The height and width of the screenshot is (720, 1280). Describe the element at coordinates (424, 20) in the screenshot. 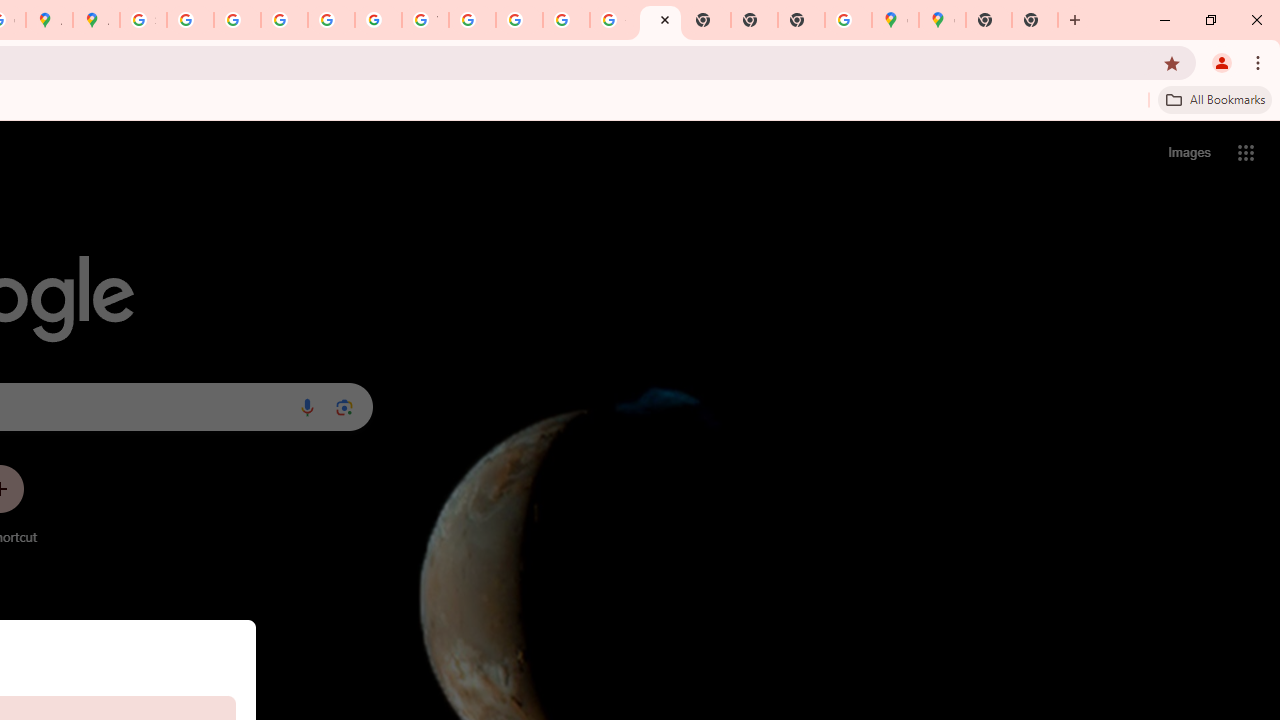

I see `'YouTube'` at that location.